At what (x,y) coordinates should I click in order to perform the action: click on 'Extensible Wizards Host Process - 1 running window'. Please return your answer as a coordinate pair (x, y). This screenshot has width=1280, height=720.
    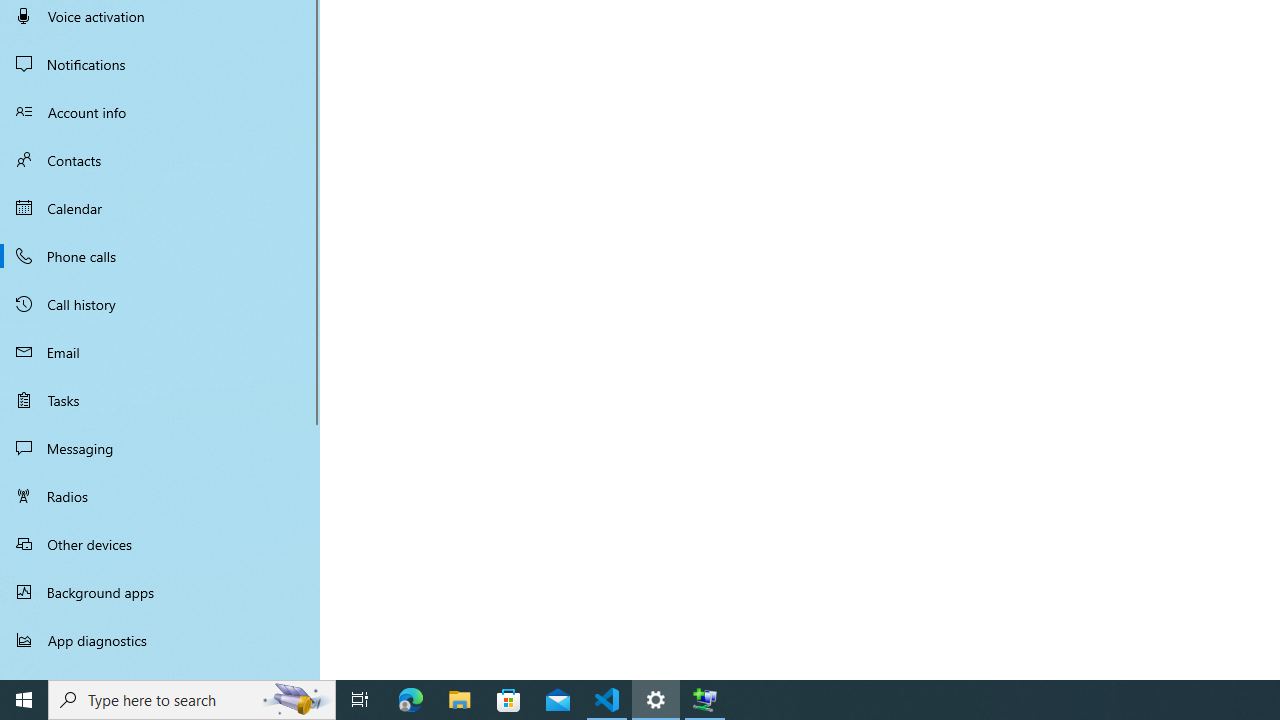
    Looking at the image, I should click on (705, 698).